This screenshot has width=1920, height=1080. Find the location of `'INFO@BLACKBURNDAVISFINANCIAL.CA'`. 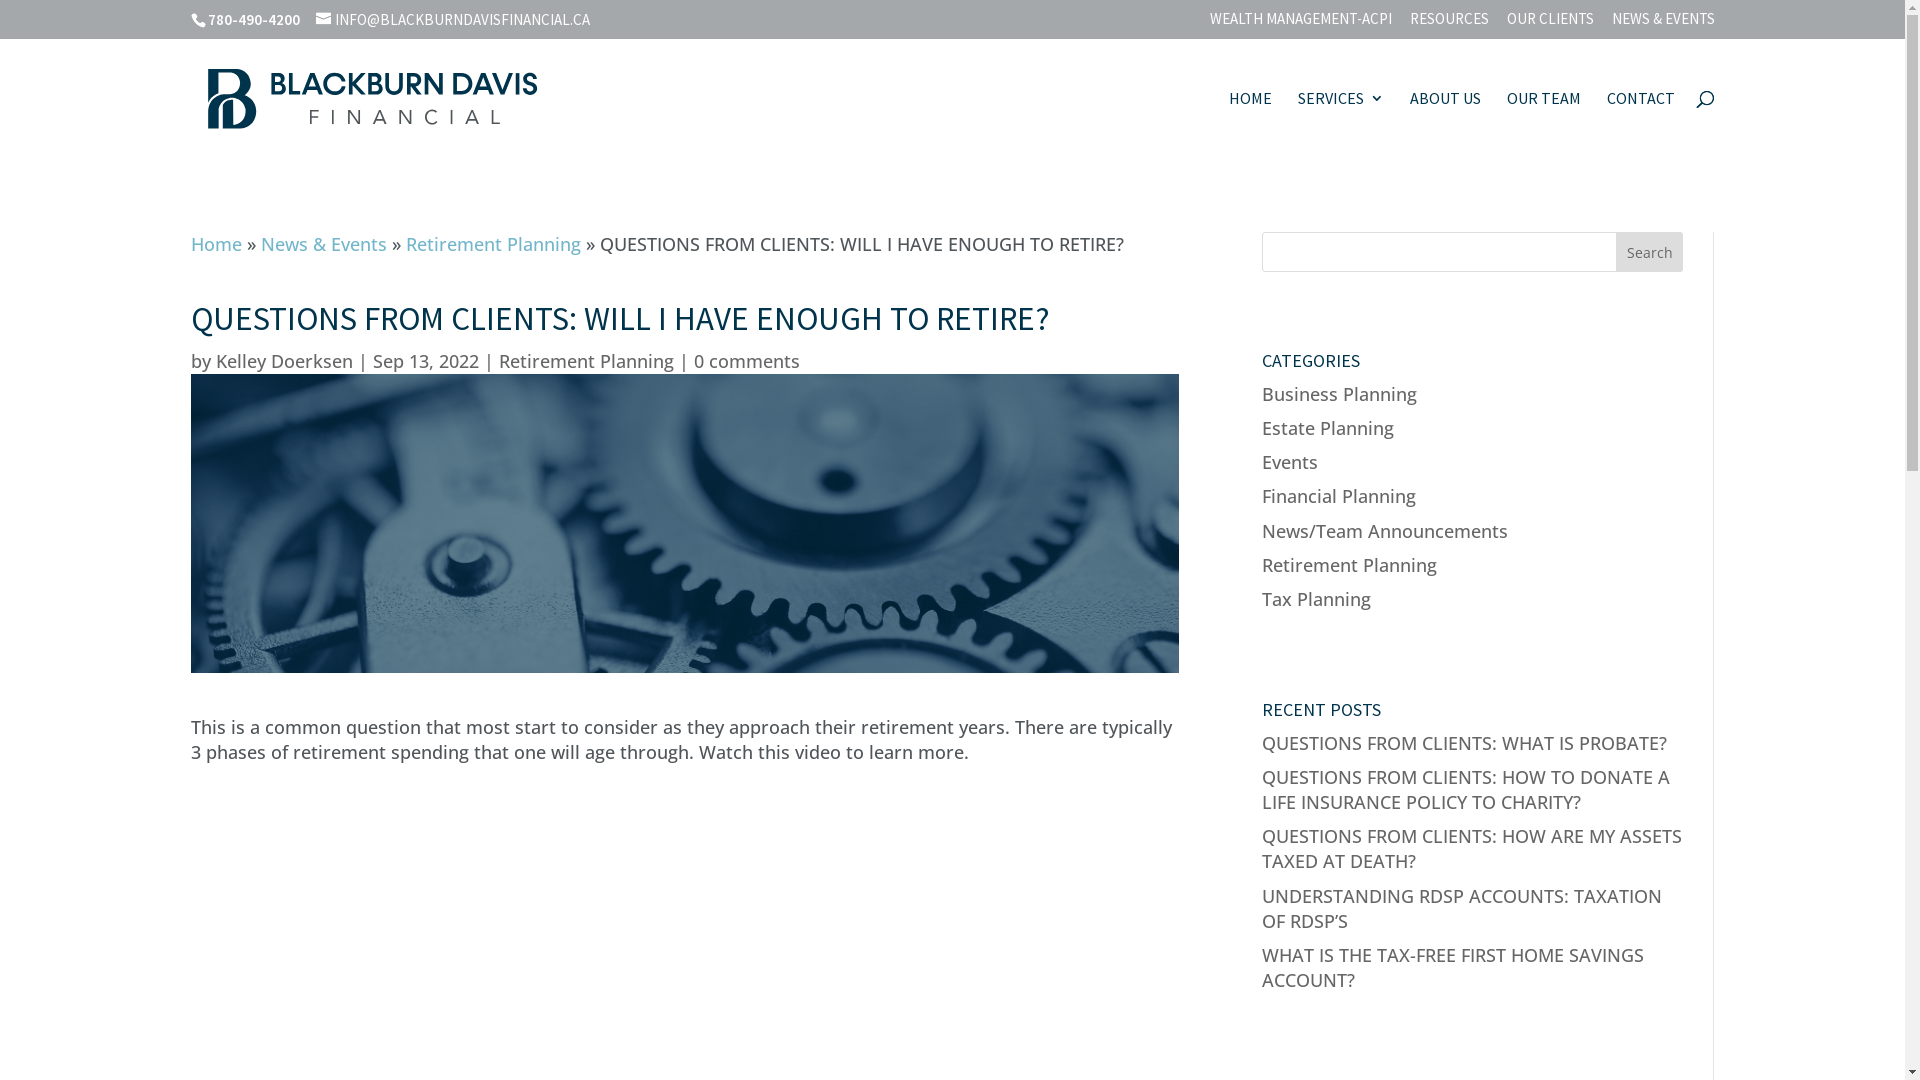

'INFO@BLACKBURNDAVISFINANCIAL.CA' is located at coordinates (451, 19).